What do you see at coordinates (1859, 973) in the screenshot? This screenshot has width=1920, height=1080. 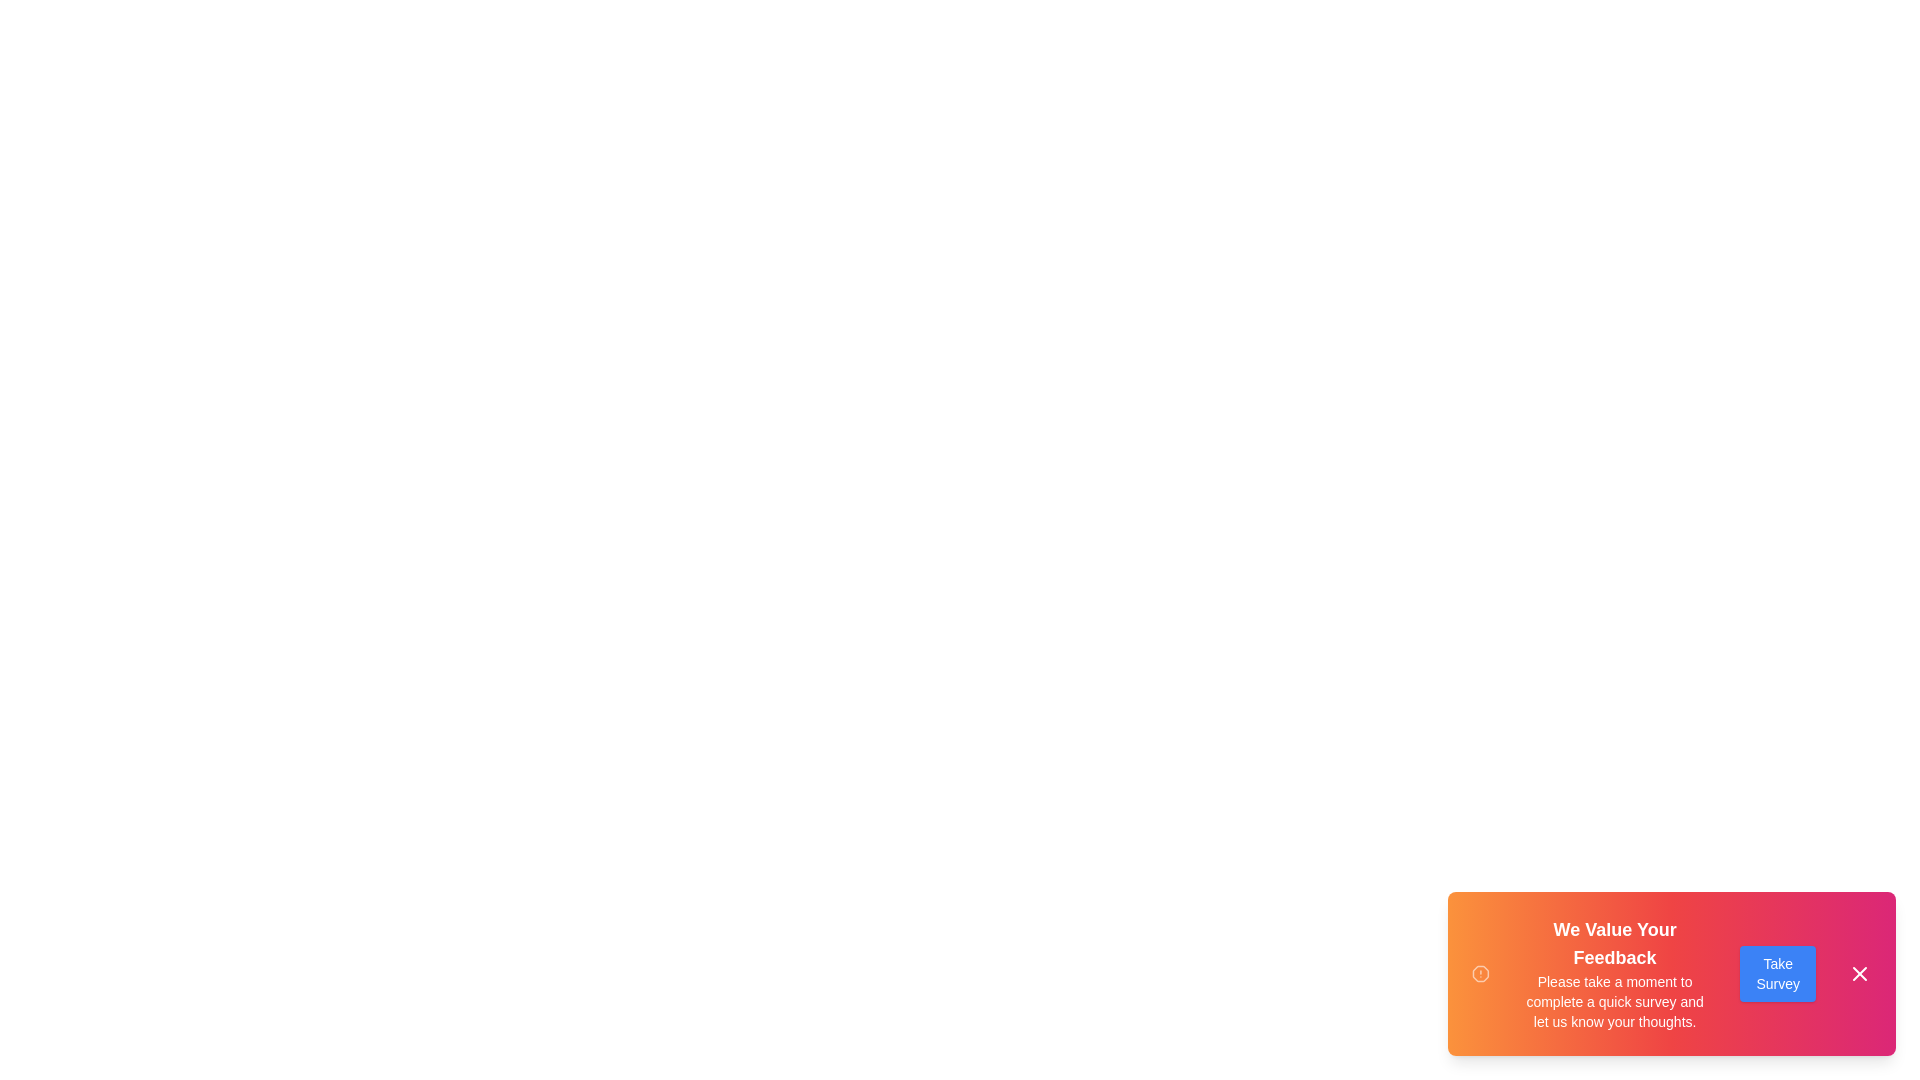 I see `close button (X) to dismiss the snackbar` at bounding box center [1859, 973].